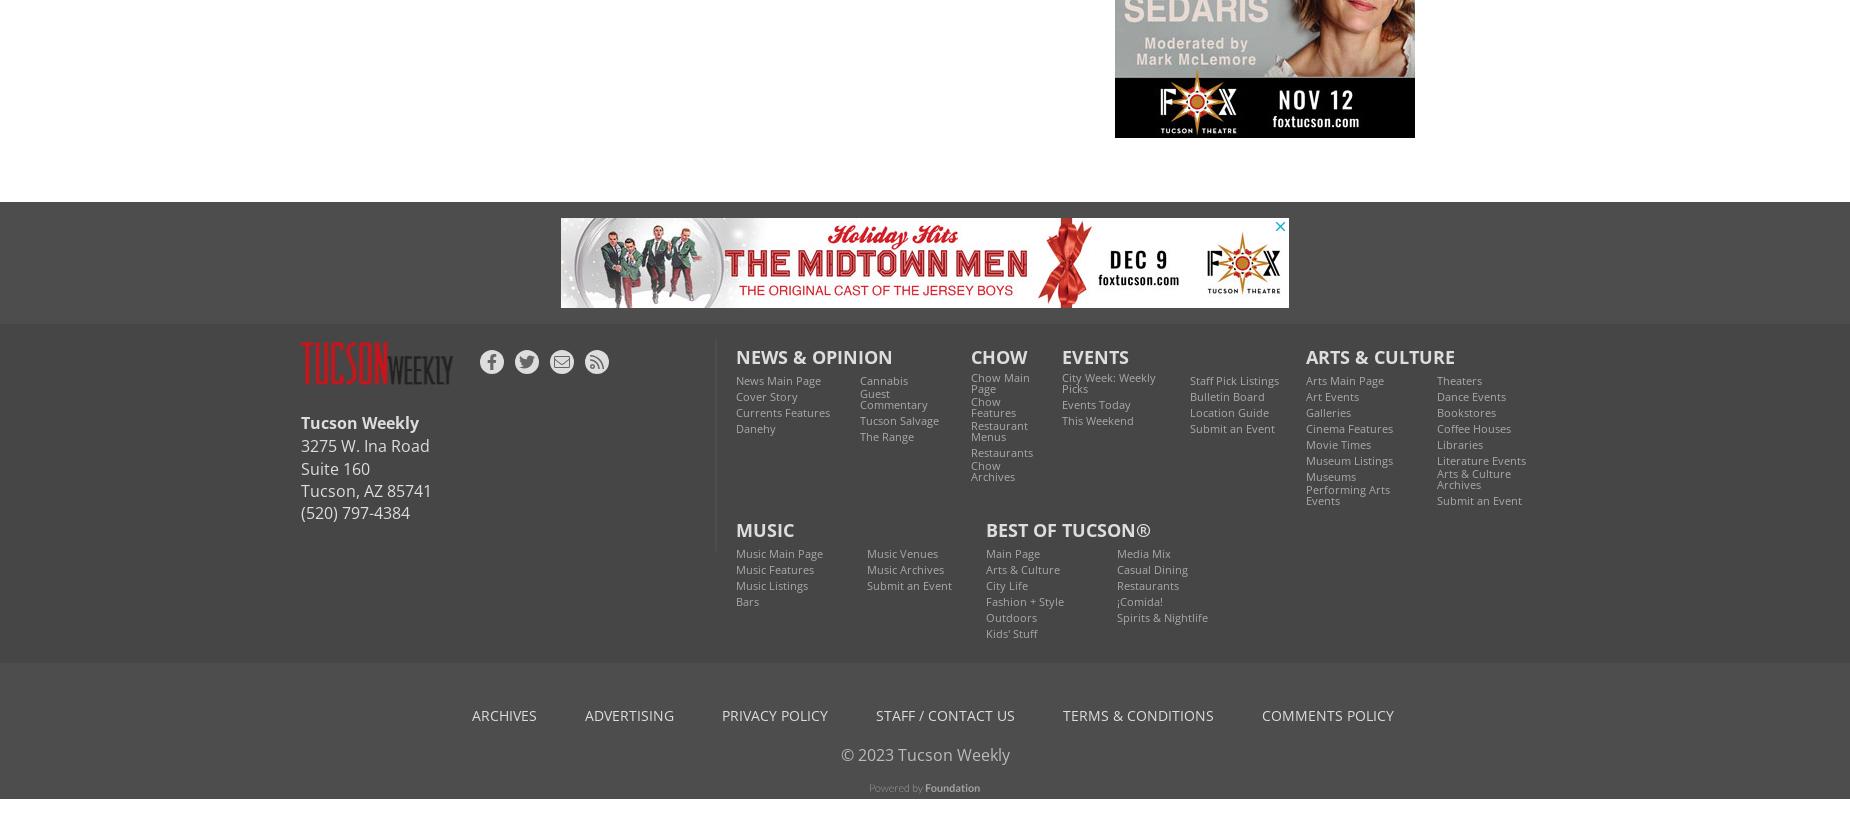 The image size is (1850, 821). I want to click on 'Chow', so click(998, 355).